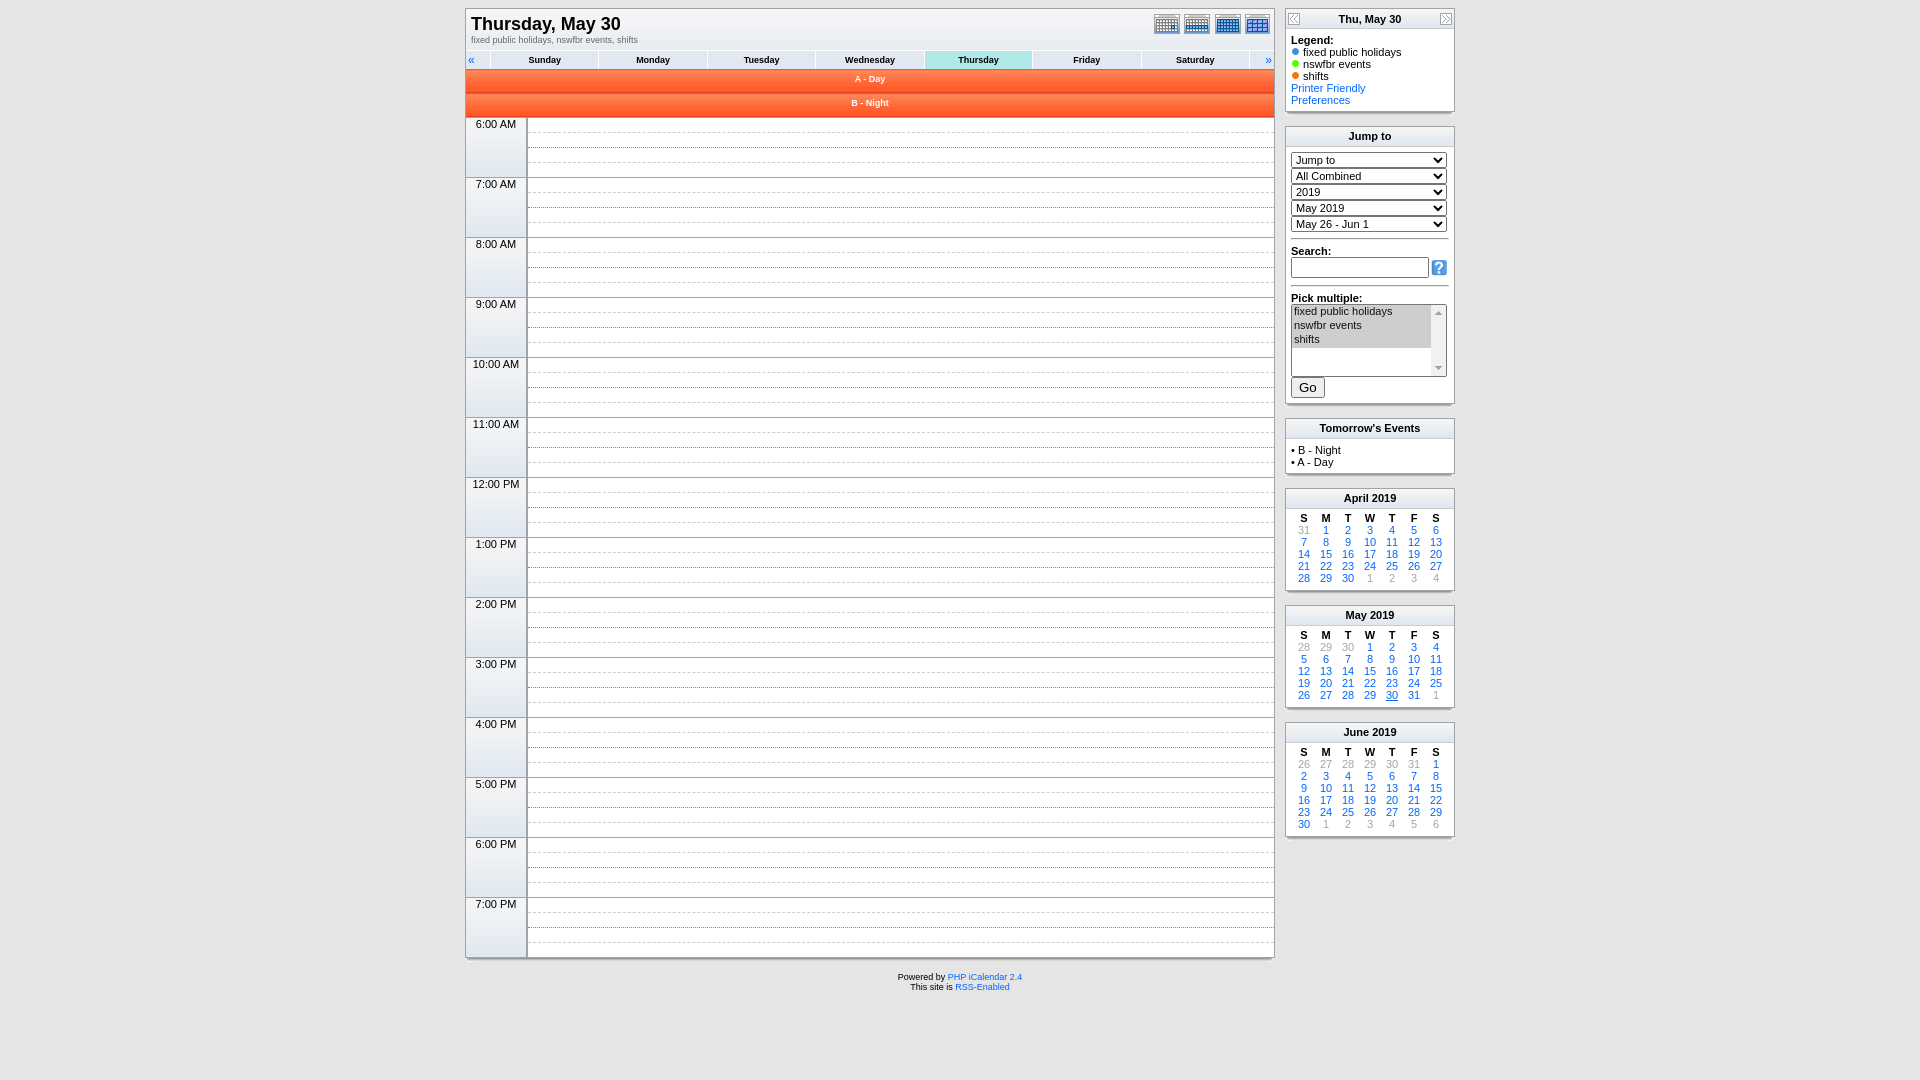 The height and width of the screenshot is (1080, 1920). What do you see at coordinates (1368, 824) in the screenshot?
I see `'3'` at bounding box center [1368, 824].